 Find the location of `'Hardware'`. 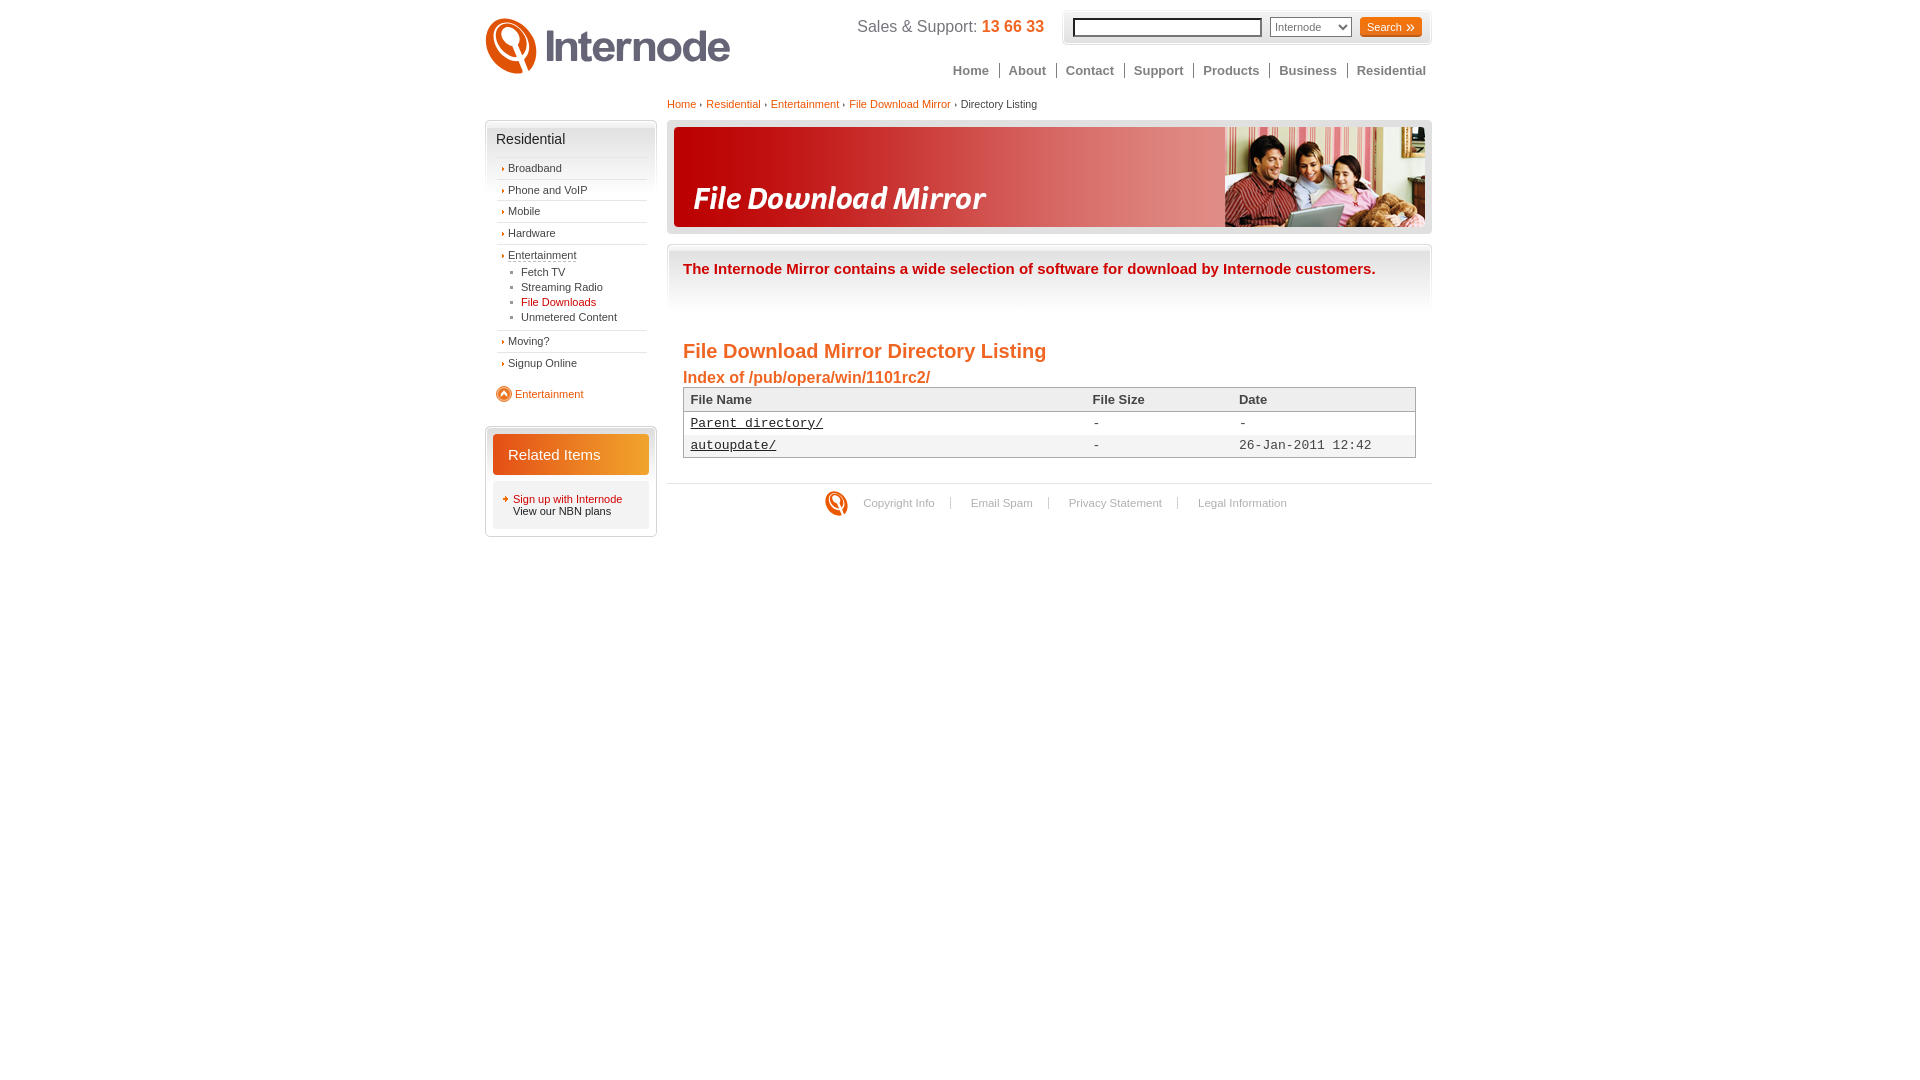

'Hardware' is located at coordinates (532, 231).